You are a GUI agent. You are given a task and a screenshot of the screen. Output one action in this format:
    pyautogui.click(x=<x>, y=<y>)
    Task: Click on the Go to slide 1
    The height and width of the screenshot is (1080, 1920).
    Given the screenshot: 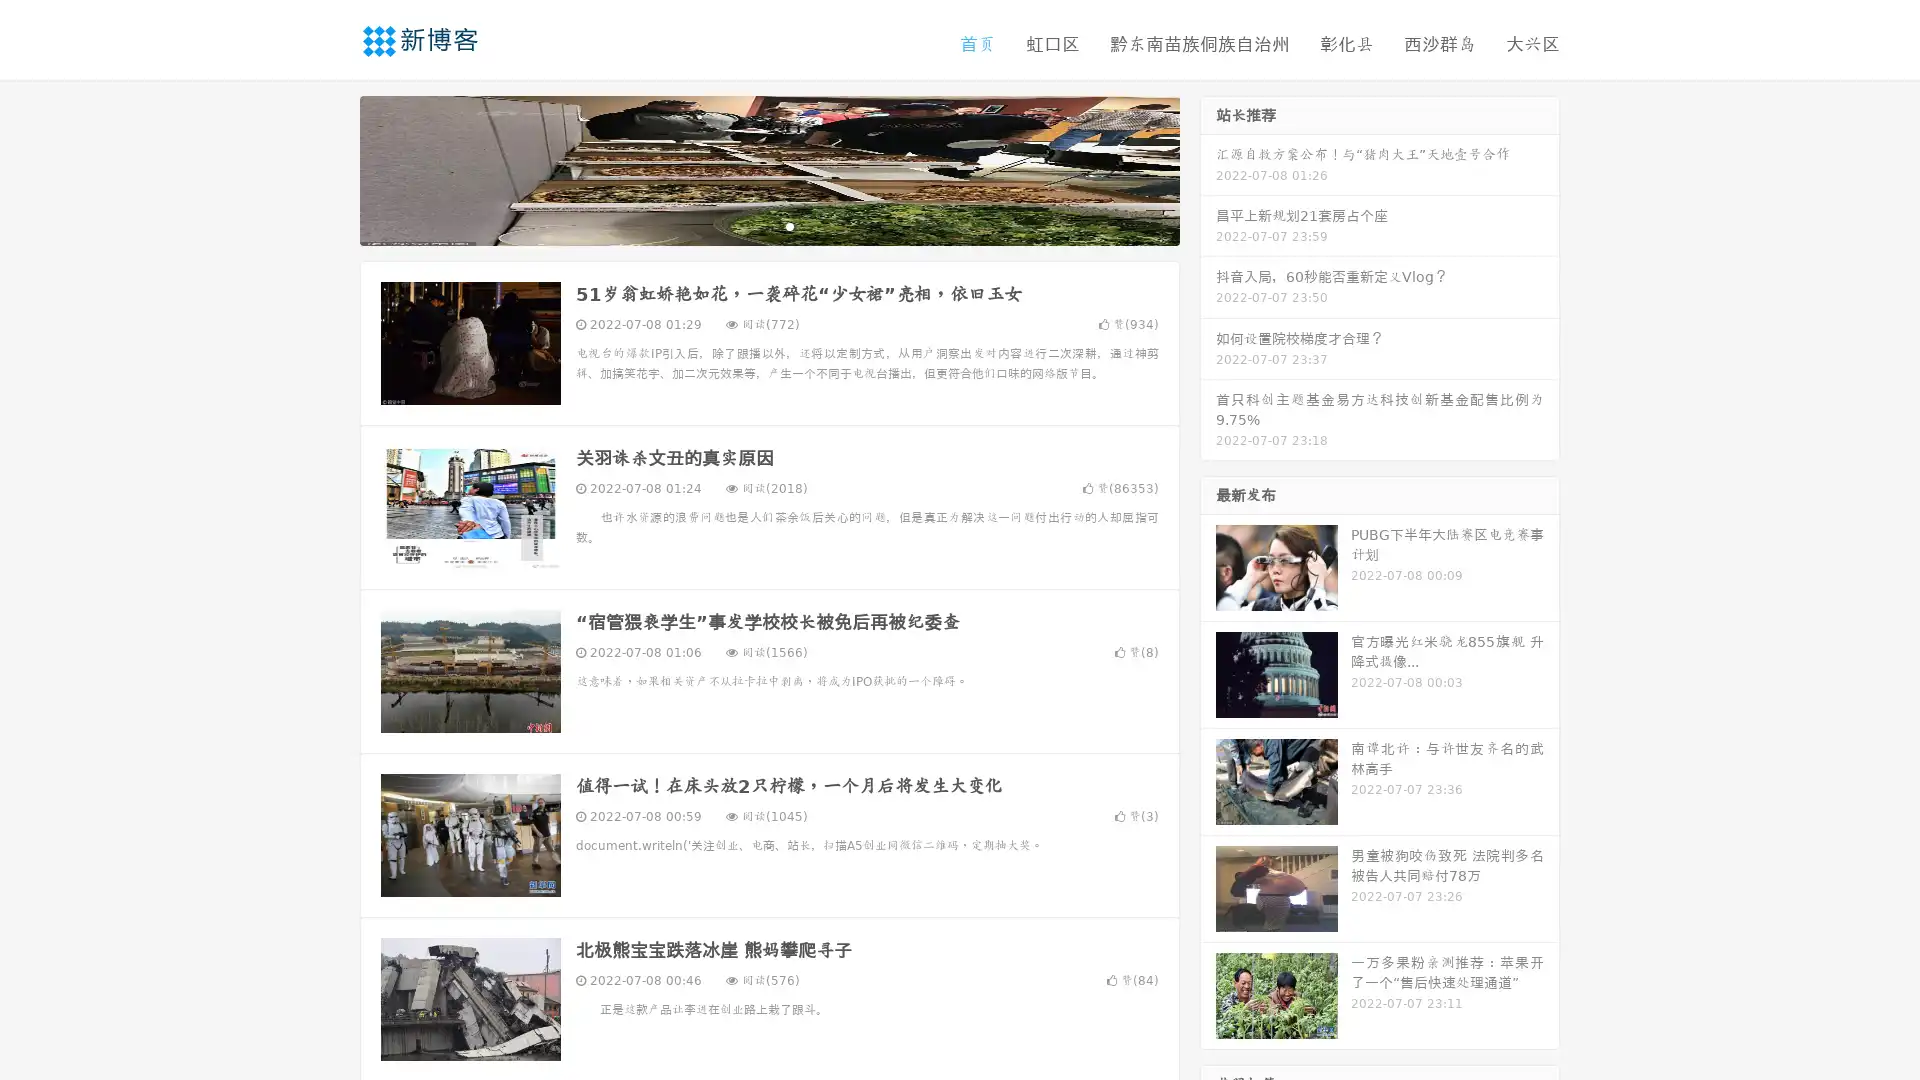 What is the action you would take?
    pyautogui.click(x=748, y=225)
    